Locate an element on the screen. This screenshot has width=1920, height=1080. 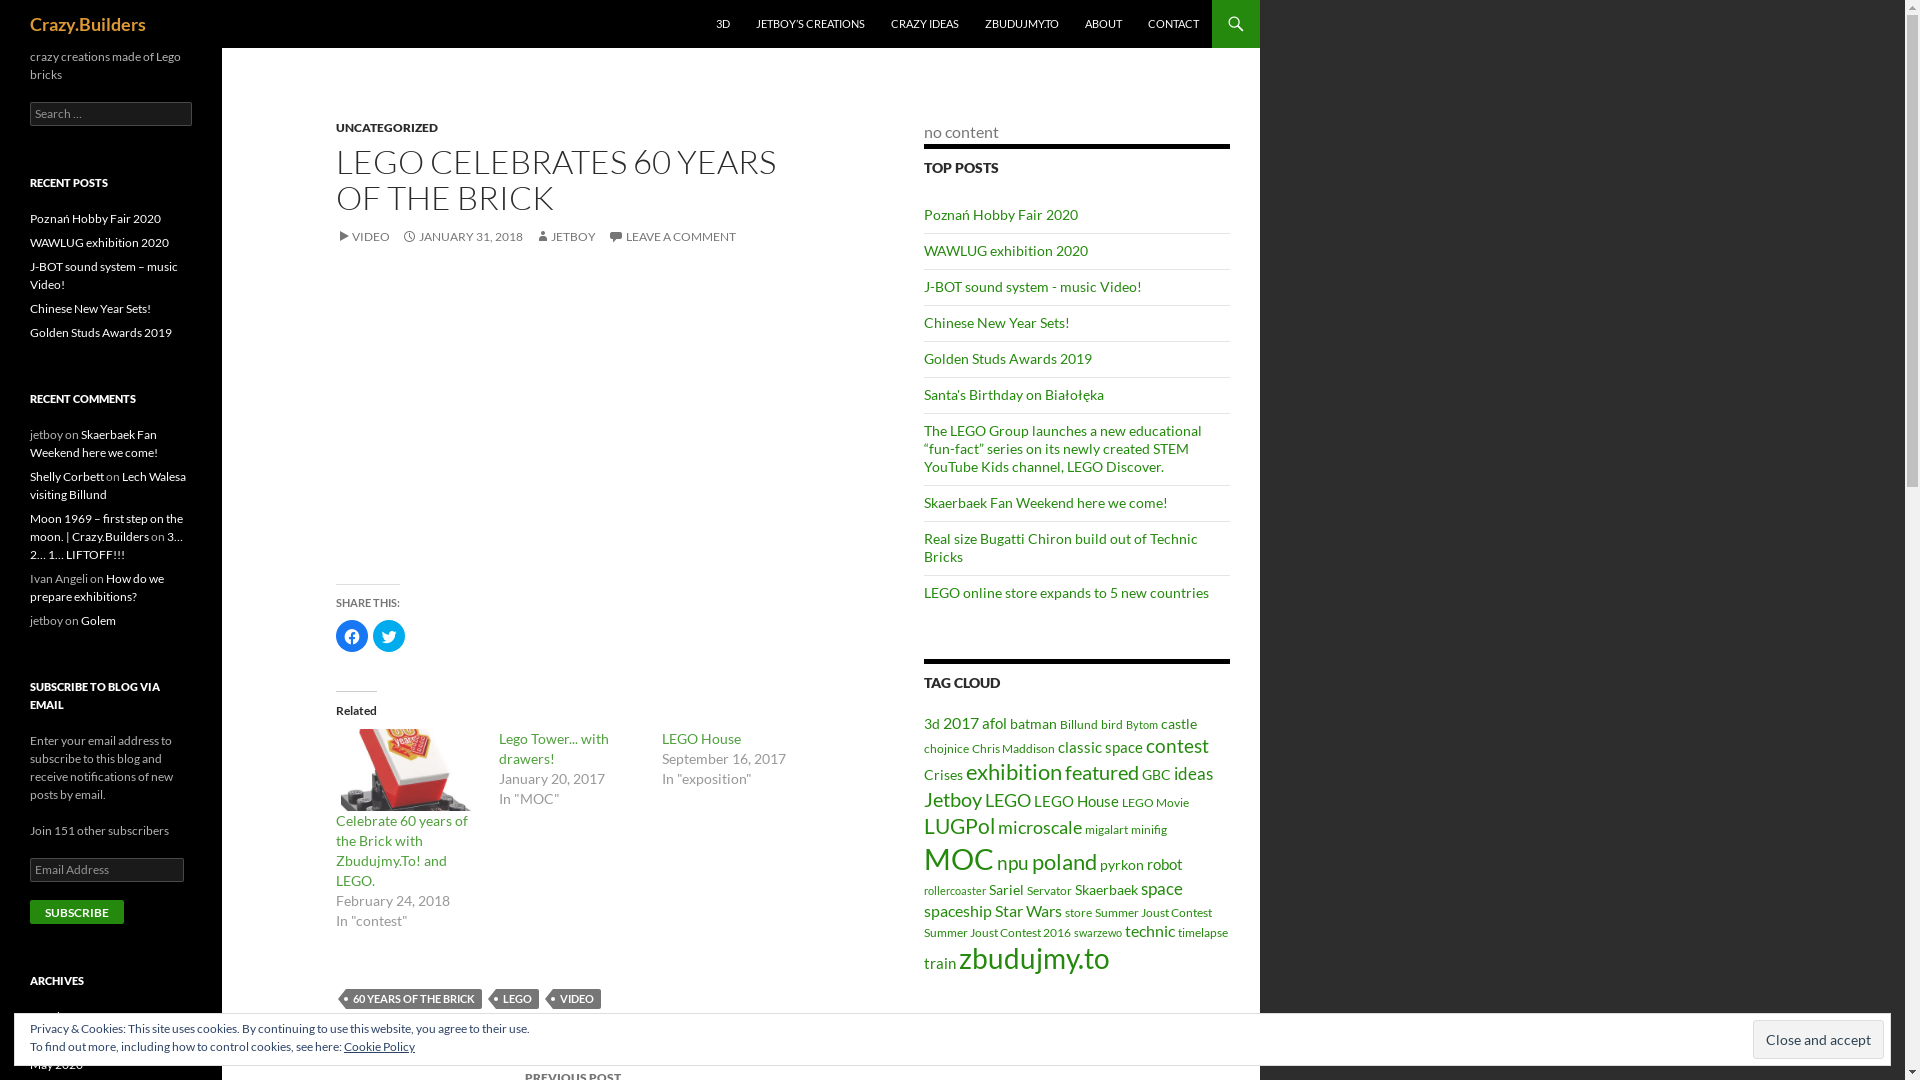
'Cookie Policy' is located at coordinates (379, 1045).